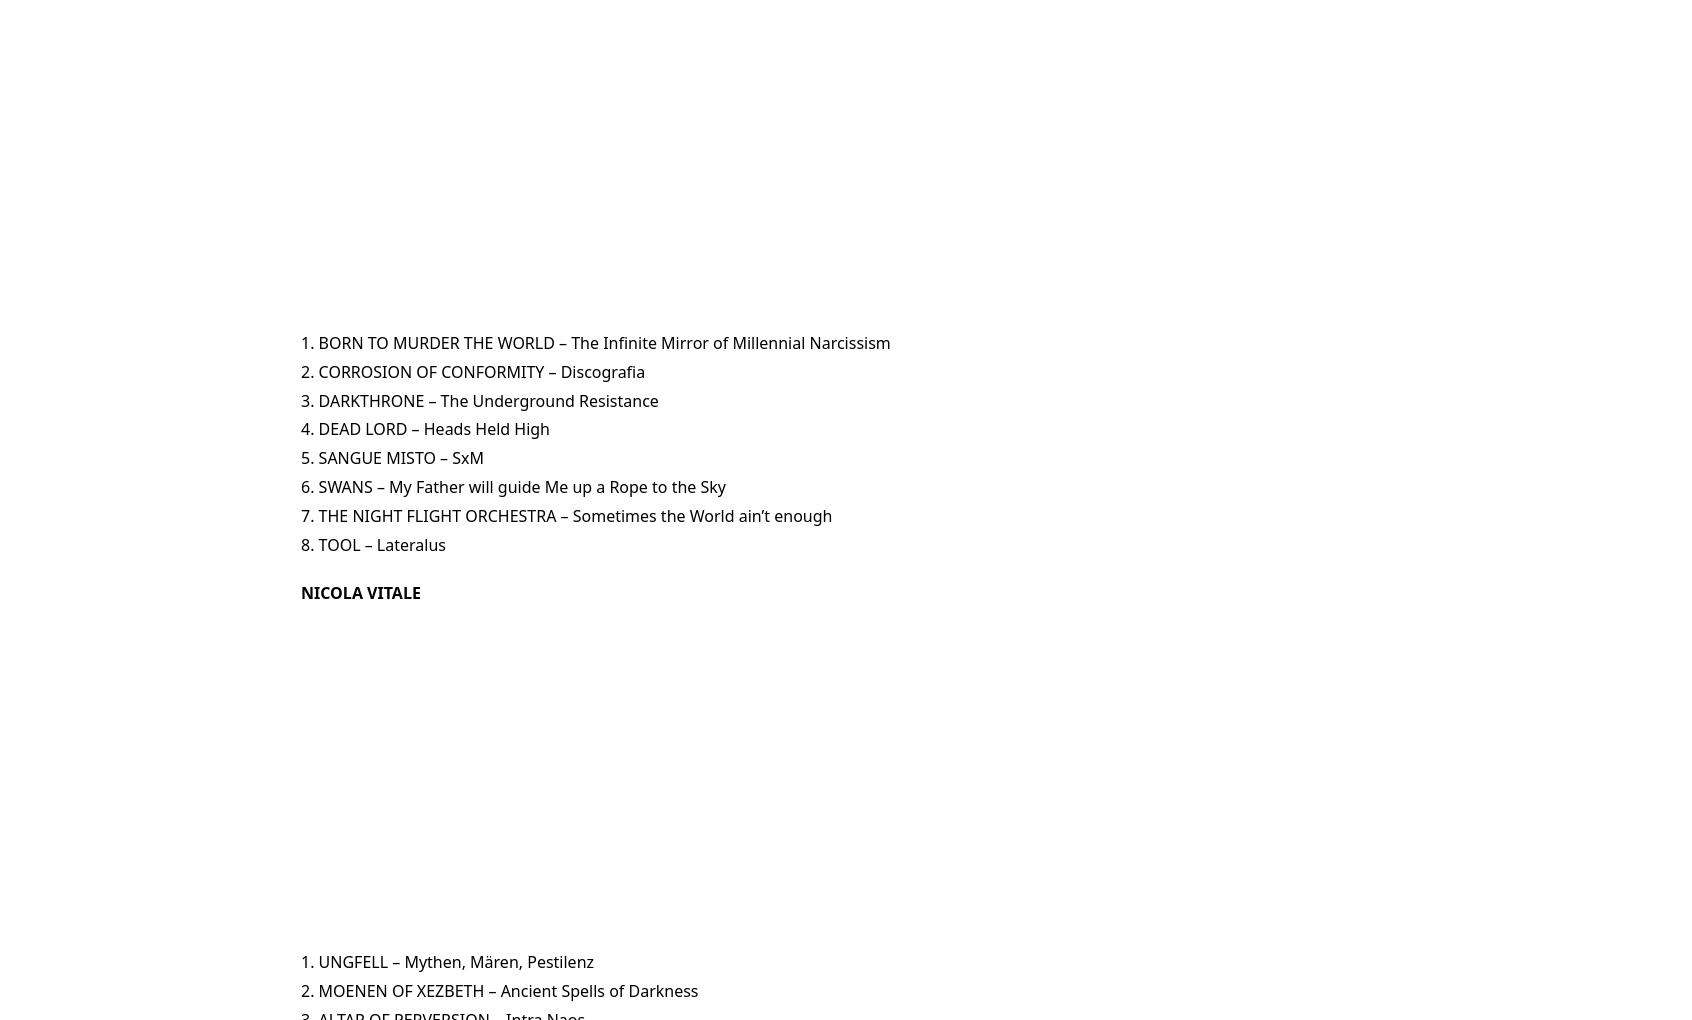 The image size is (1692, 1020). I want to click on '5. SANGUE MISTO – SxM', so click(392, 456).